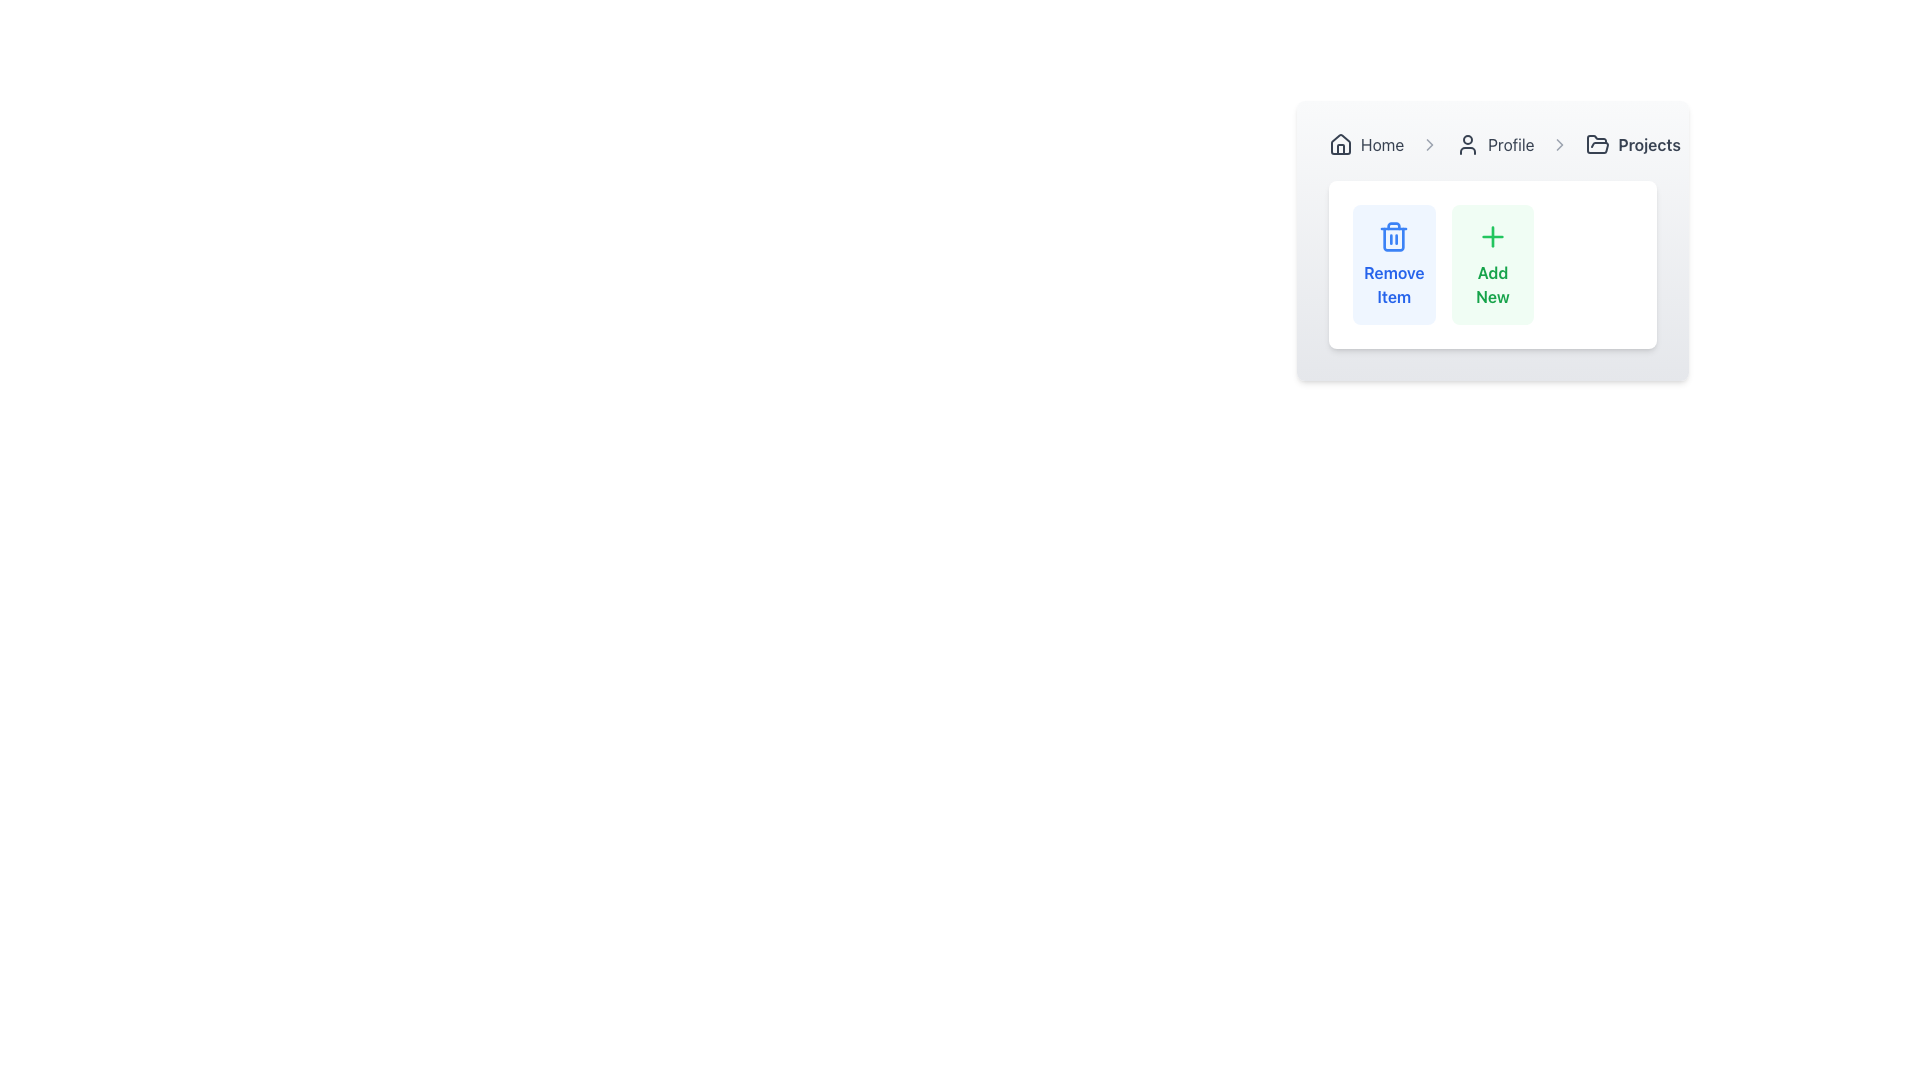 The height and width of the screenshot is (1080, 1920). I want to click on the delete icon located within the 'Remove Item' card, positioned to the left of the 'Add New' card, so click(1392, 235).